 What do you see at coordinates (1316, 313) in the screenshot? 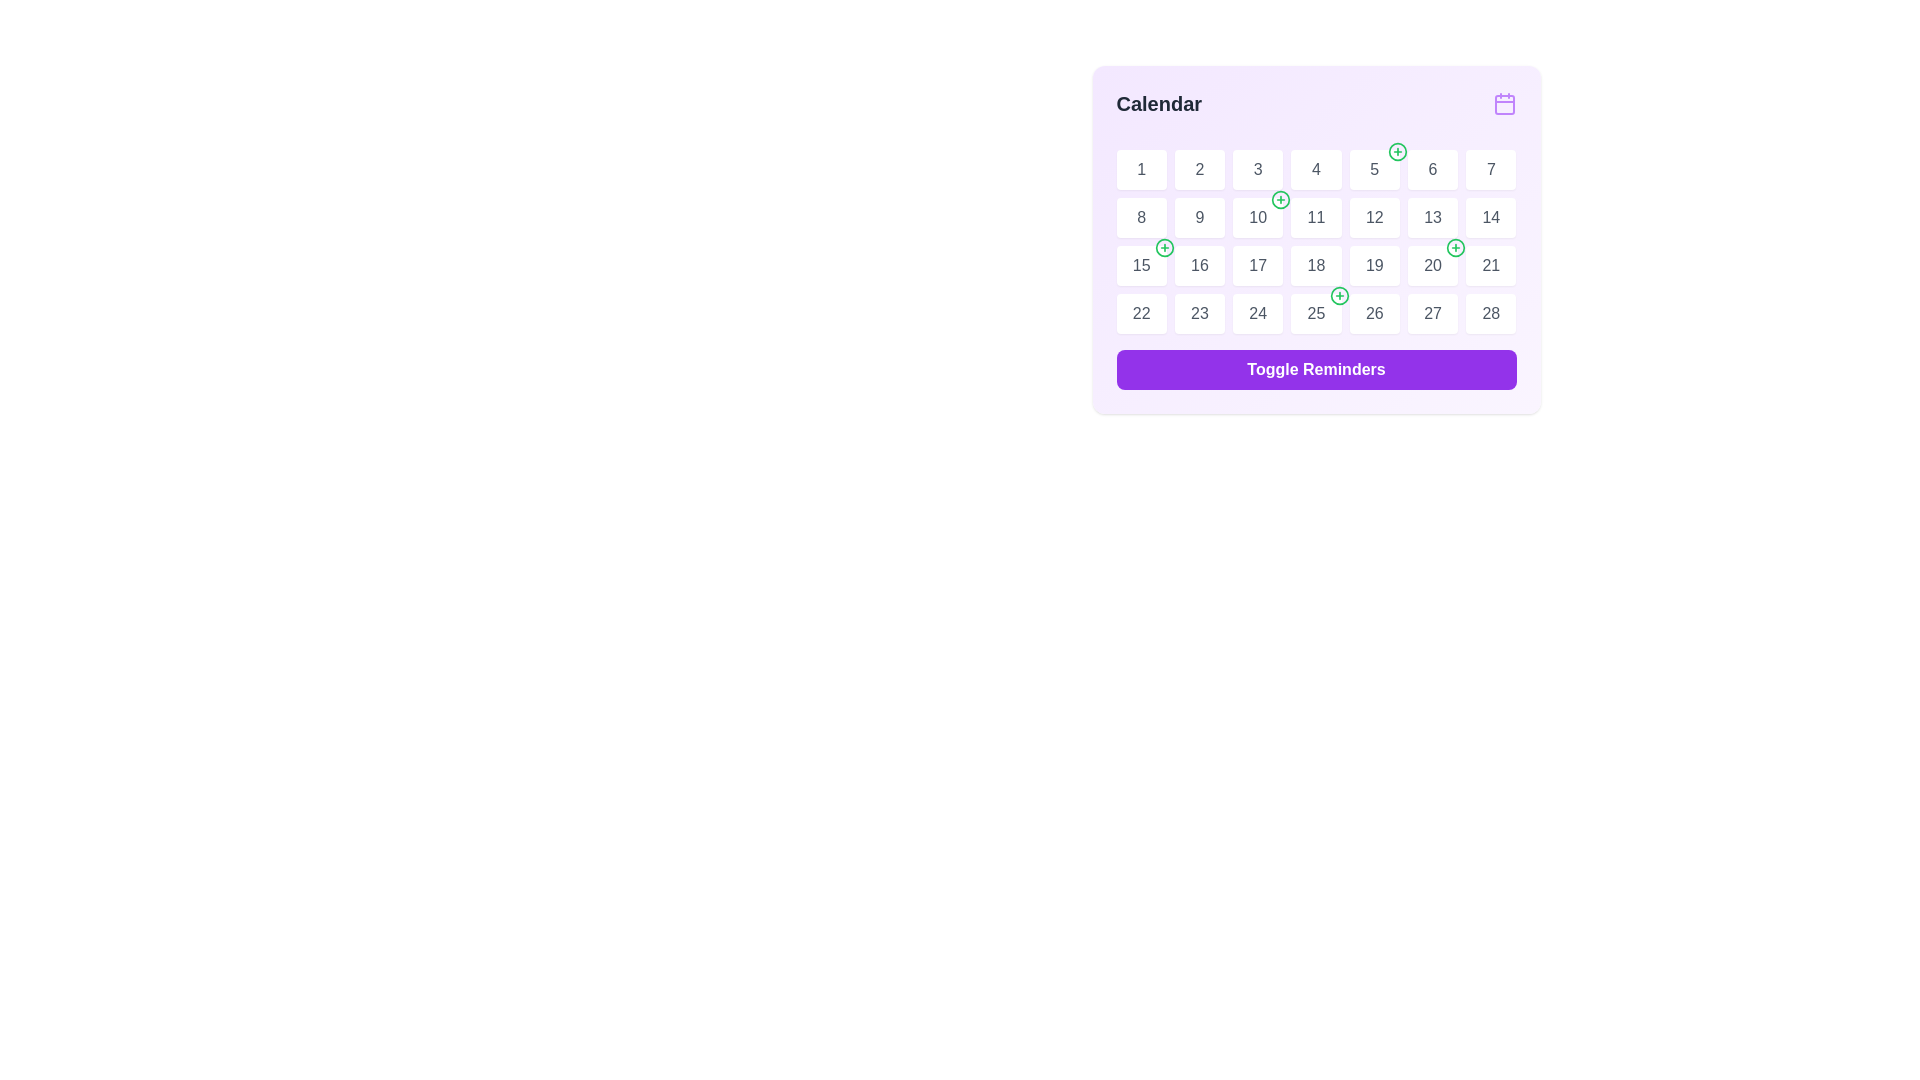
I see `the 25th calendar date tile` at bounding box center [1316, 313].